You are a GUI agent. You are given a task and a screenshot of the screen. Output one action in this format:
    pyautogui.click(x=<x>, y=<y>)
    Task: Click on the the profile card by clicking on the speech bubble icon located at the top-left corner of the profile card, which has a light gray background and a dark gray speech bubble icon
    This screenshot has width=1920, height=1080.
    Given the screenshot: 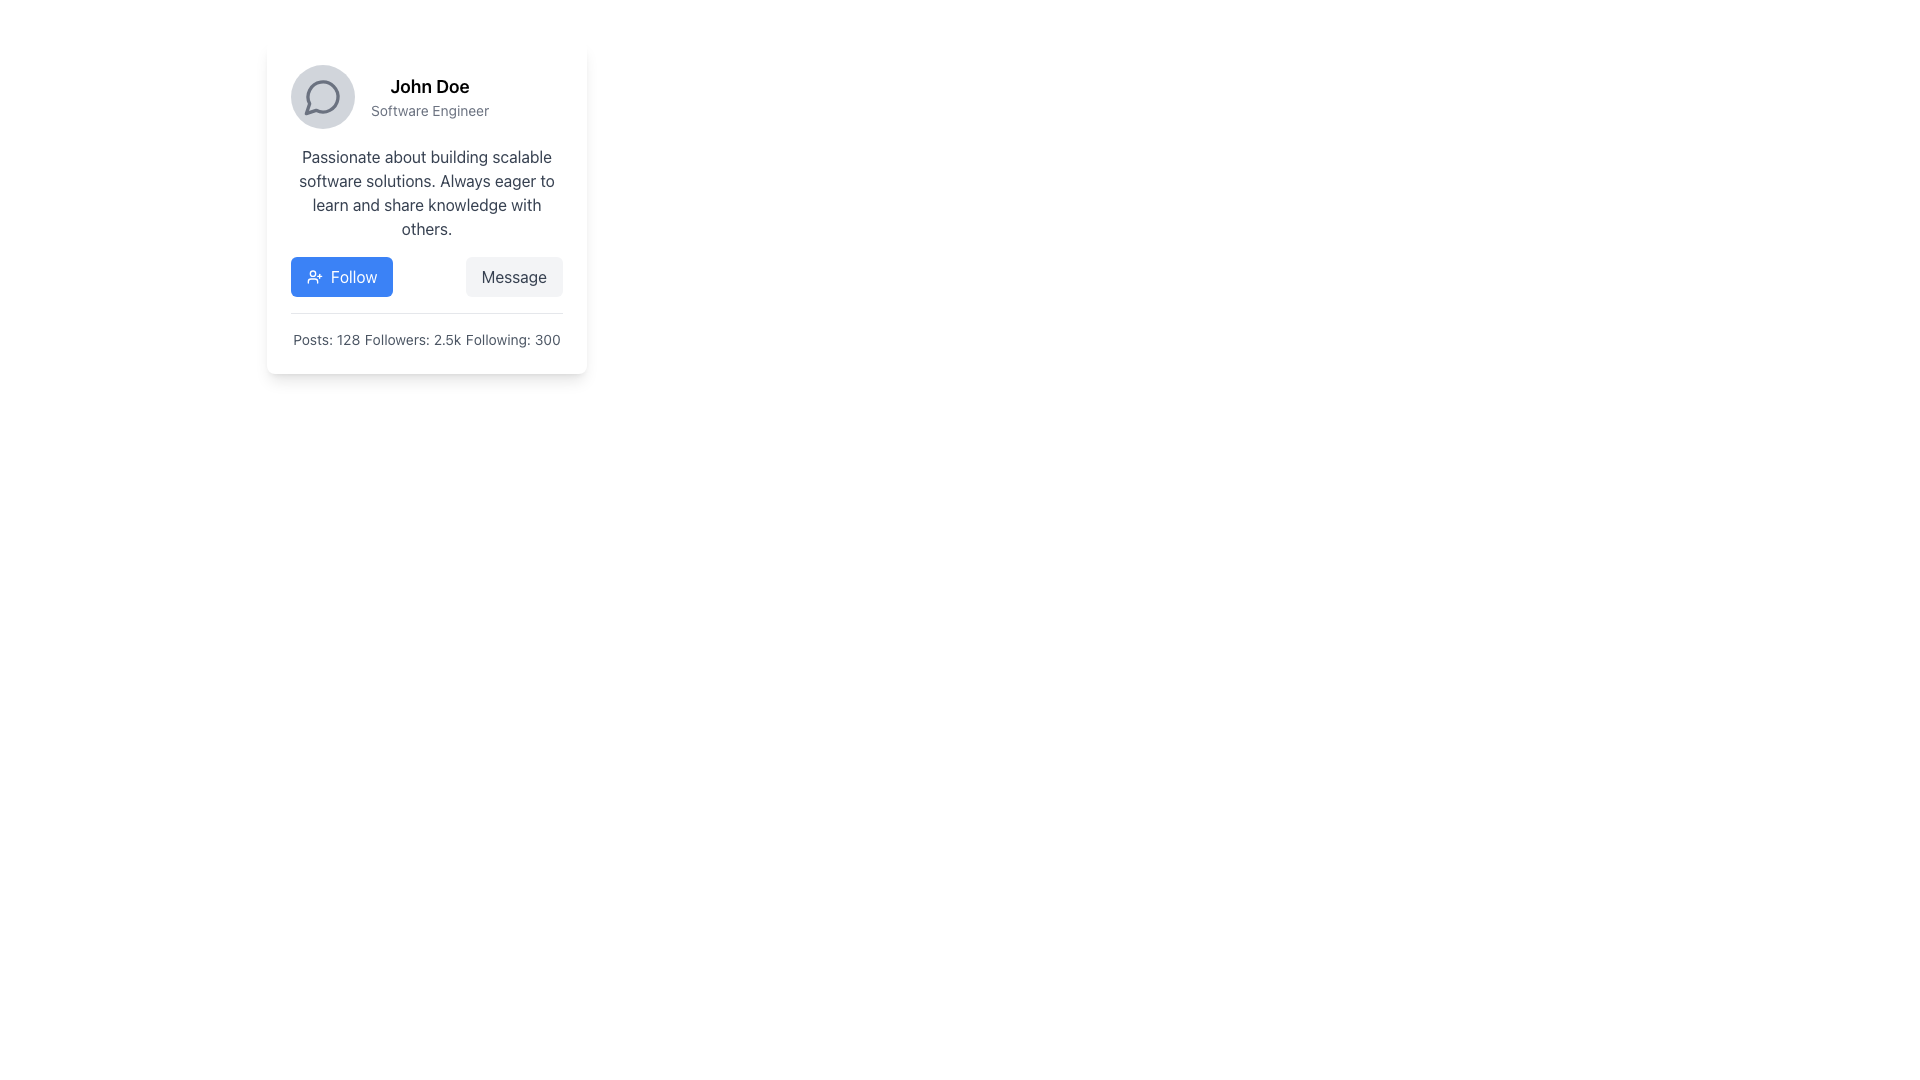 What is the action you would take?
    pyautogui.click(x=322, y=96)
    